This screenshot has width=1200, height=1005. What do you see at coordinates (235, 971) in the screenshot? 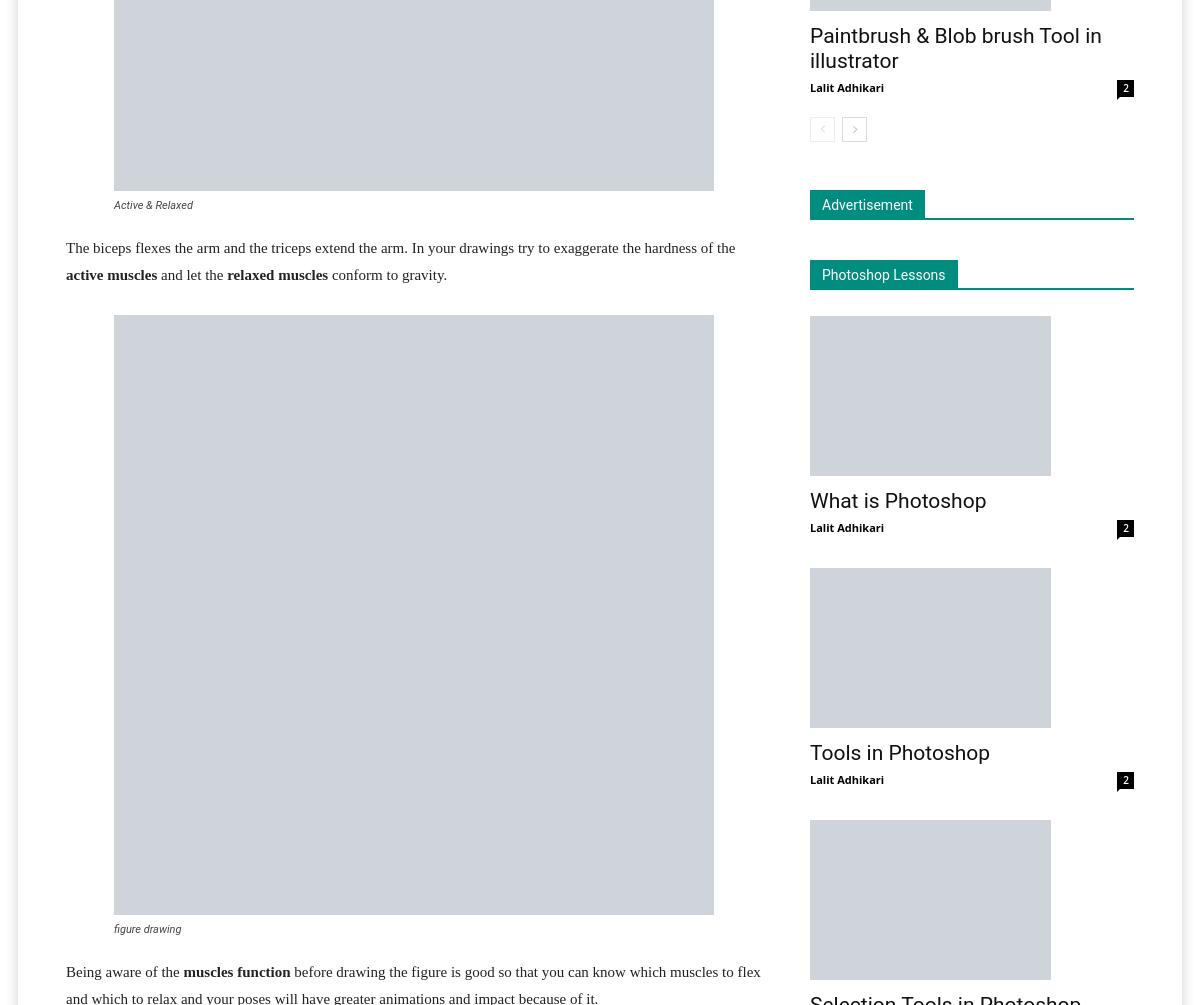
I see `'muscles function'` at bounding box center [235, 971].